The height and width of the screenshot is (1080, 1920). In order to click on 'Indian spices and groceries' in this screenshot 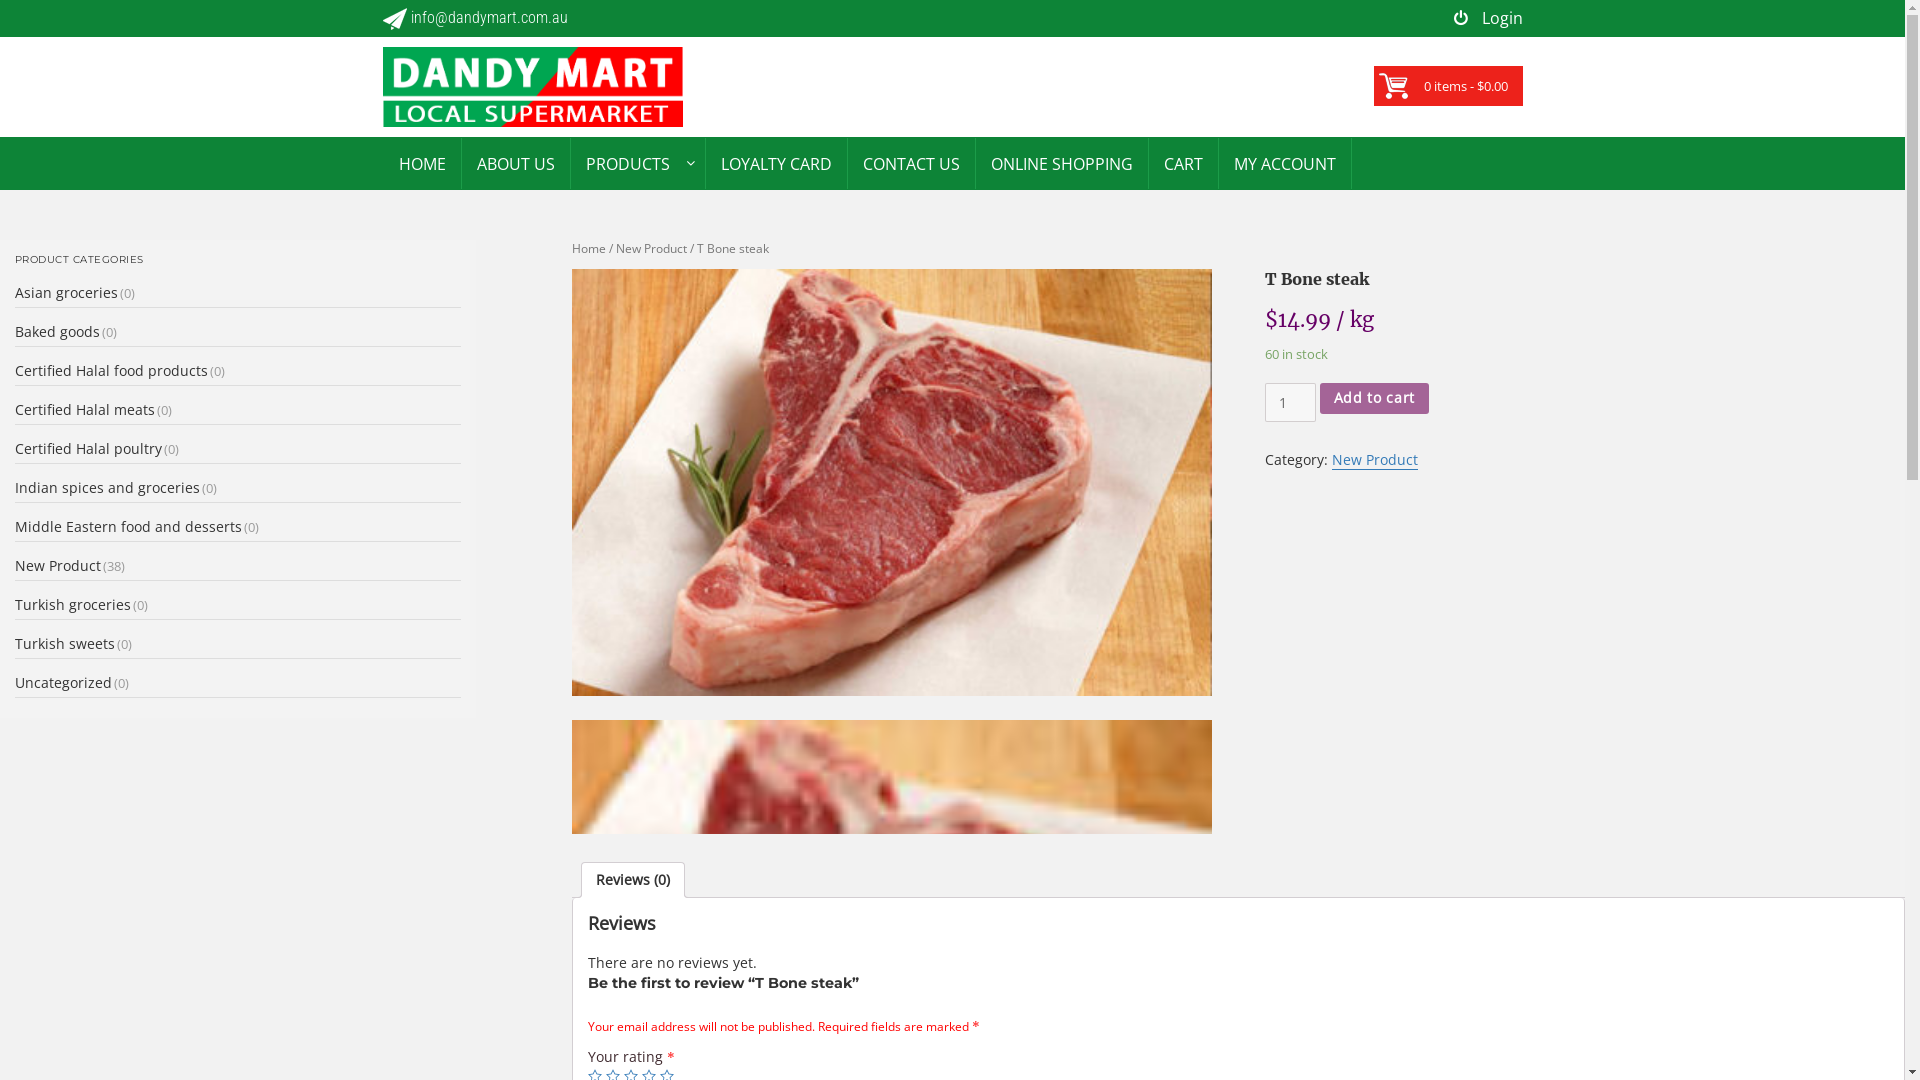, I will do `click(106, 487)`.